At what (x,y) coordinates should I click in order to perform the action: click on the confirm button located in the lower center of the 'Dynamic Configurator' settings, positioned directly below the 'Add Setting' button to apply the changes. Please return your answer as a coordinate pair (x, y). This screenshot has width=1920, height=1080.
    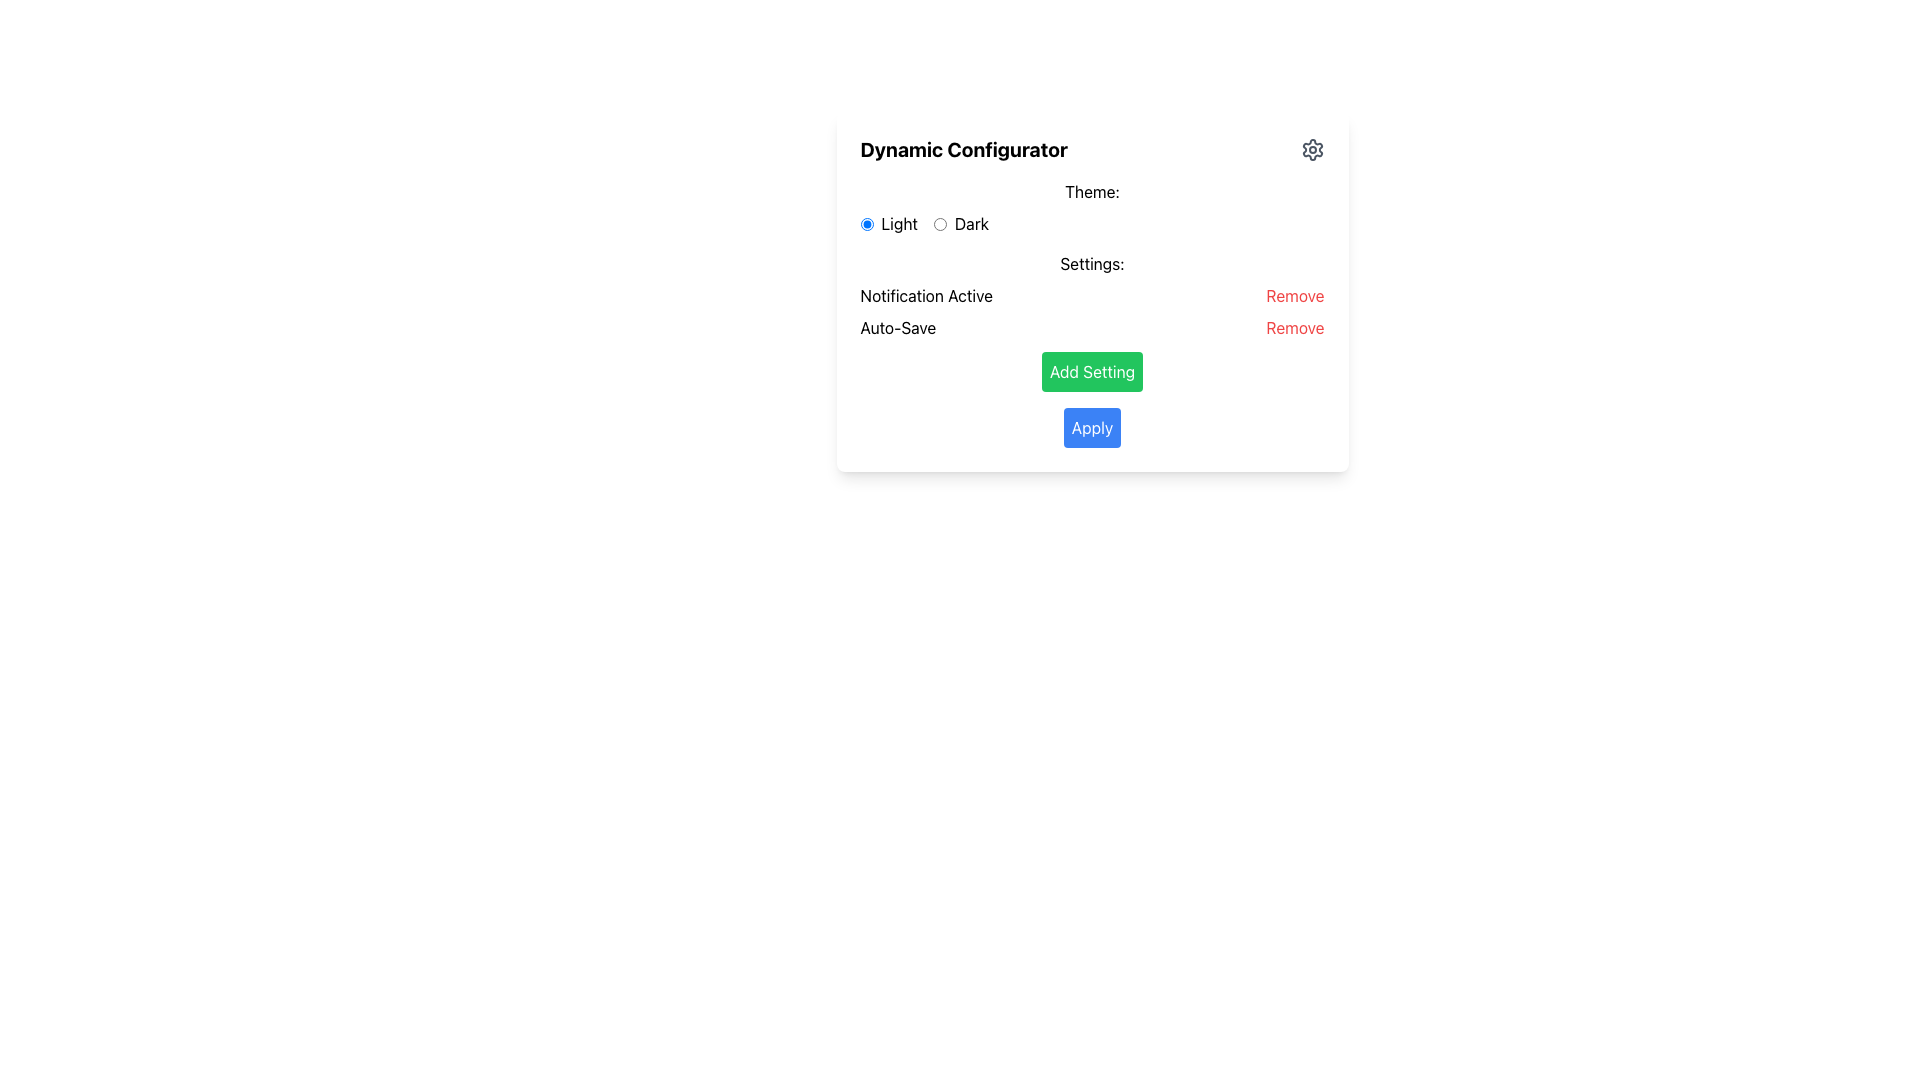
    Looking at the image, I should click on (1091, 427).